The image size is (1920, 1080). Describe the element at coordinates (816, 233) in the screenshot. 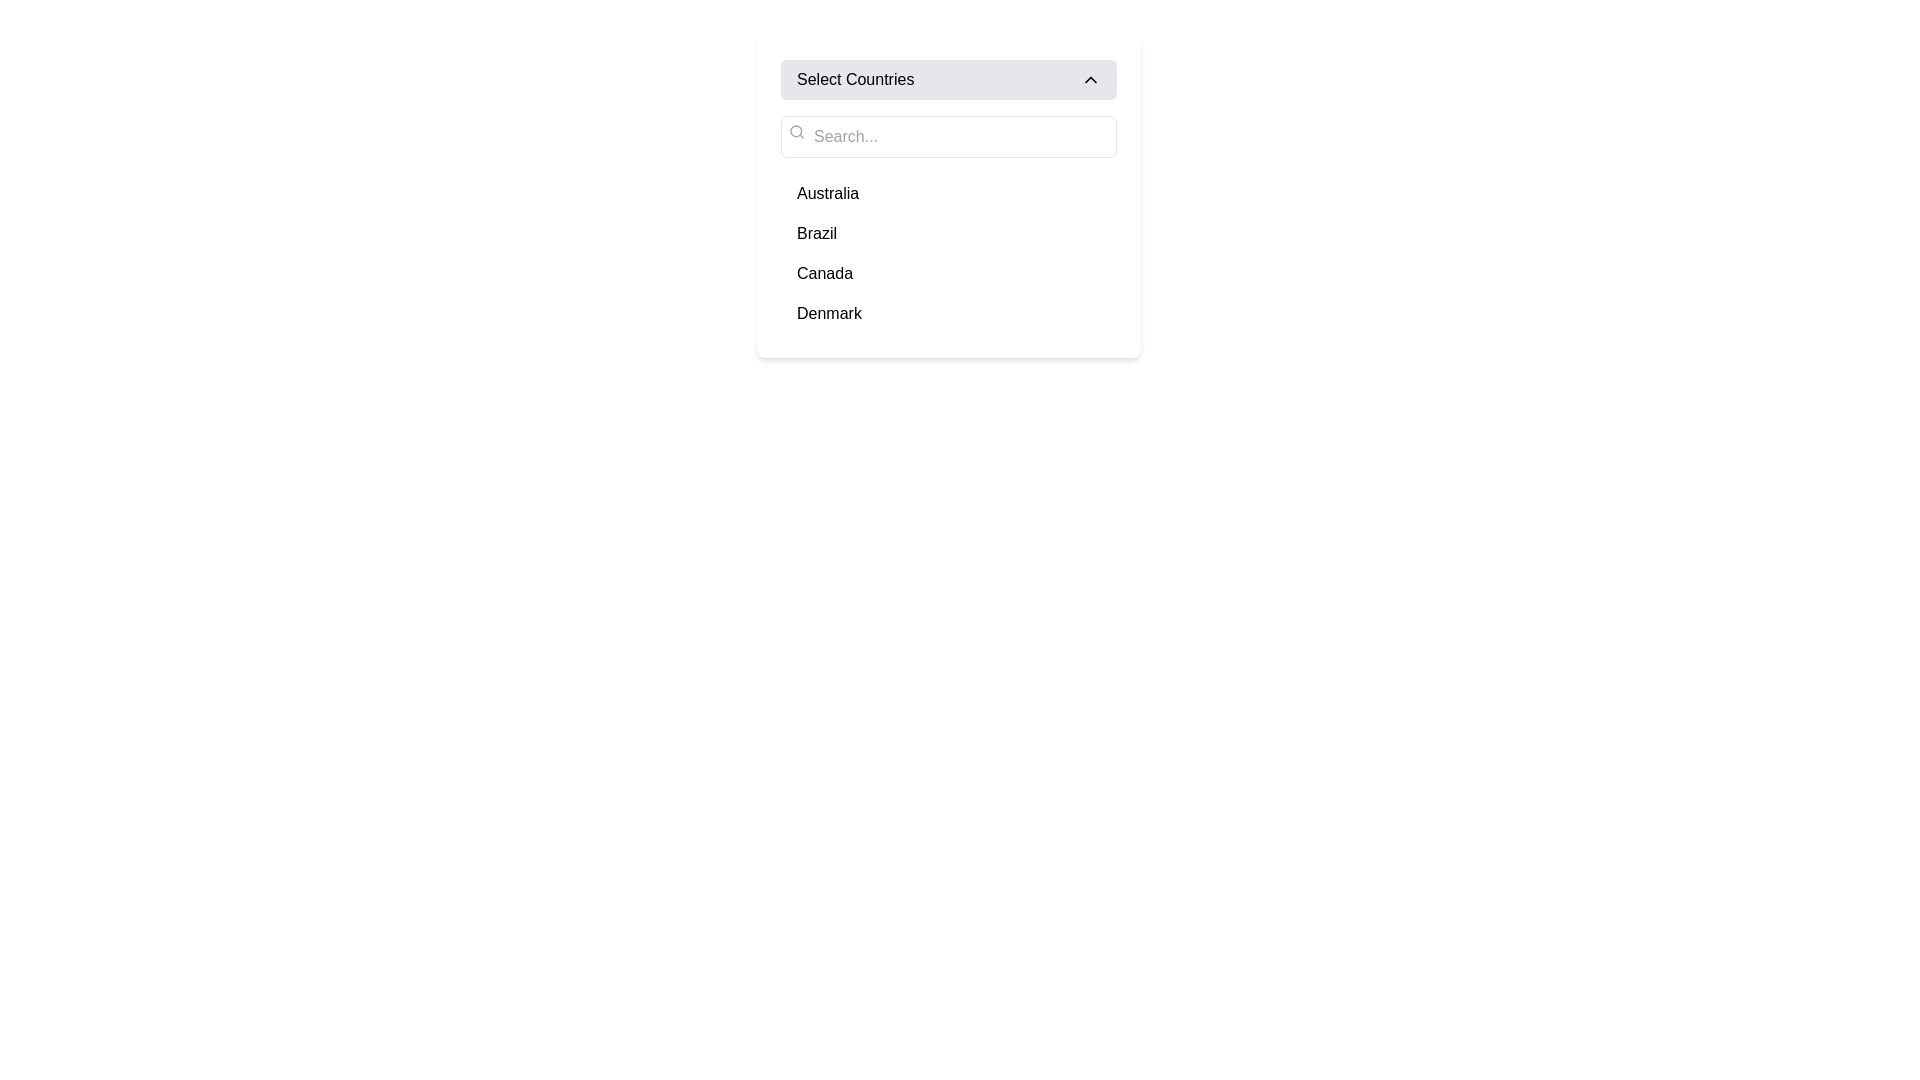

I see `the 'Brazil' dropdown menu item in the 'Select Countries' dropdown to activate it for selection` at that location.